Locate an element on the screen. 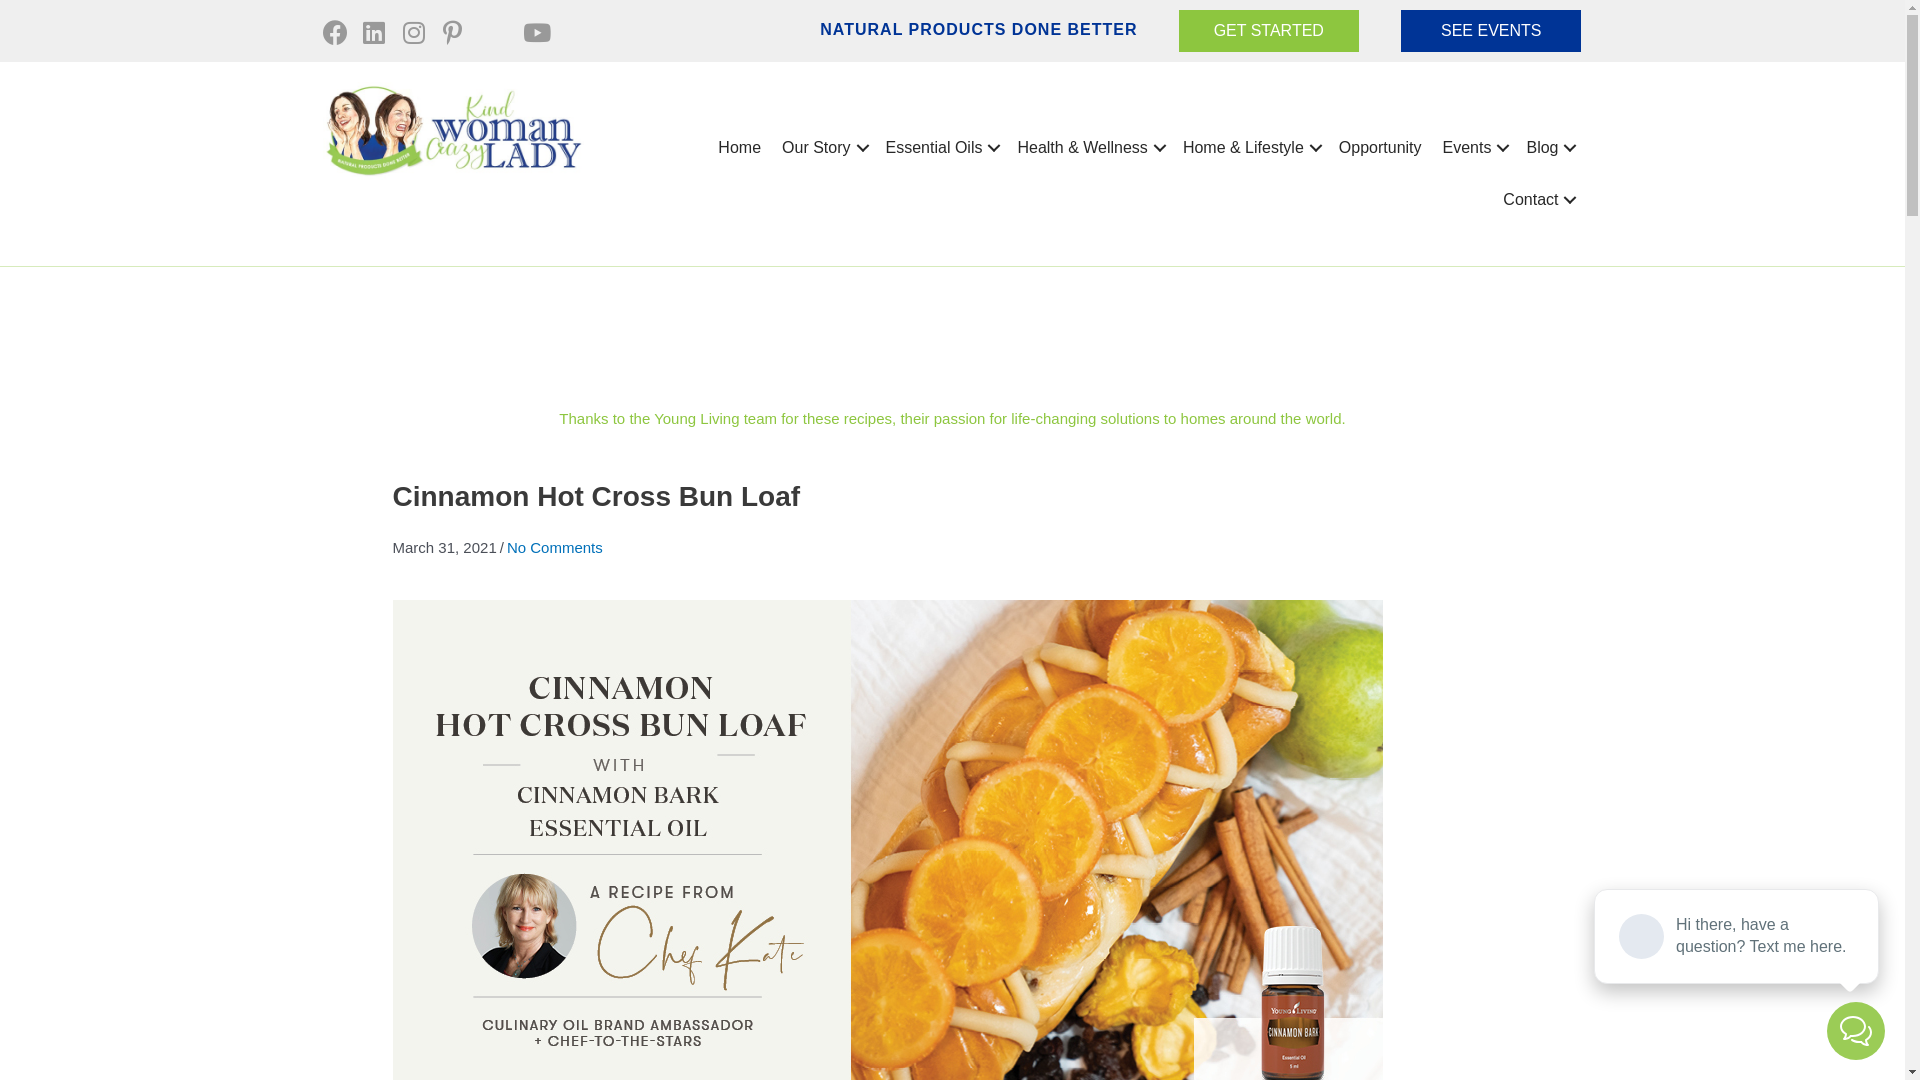 Image resolution: width=1920 pixels, height=1080 pixels. 'Our Story' is located at coordinates (822, 146).